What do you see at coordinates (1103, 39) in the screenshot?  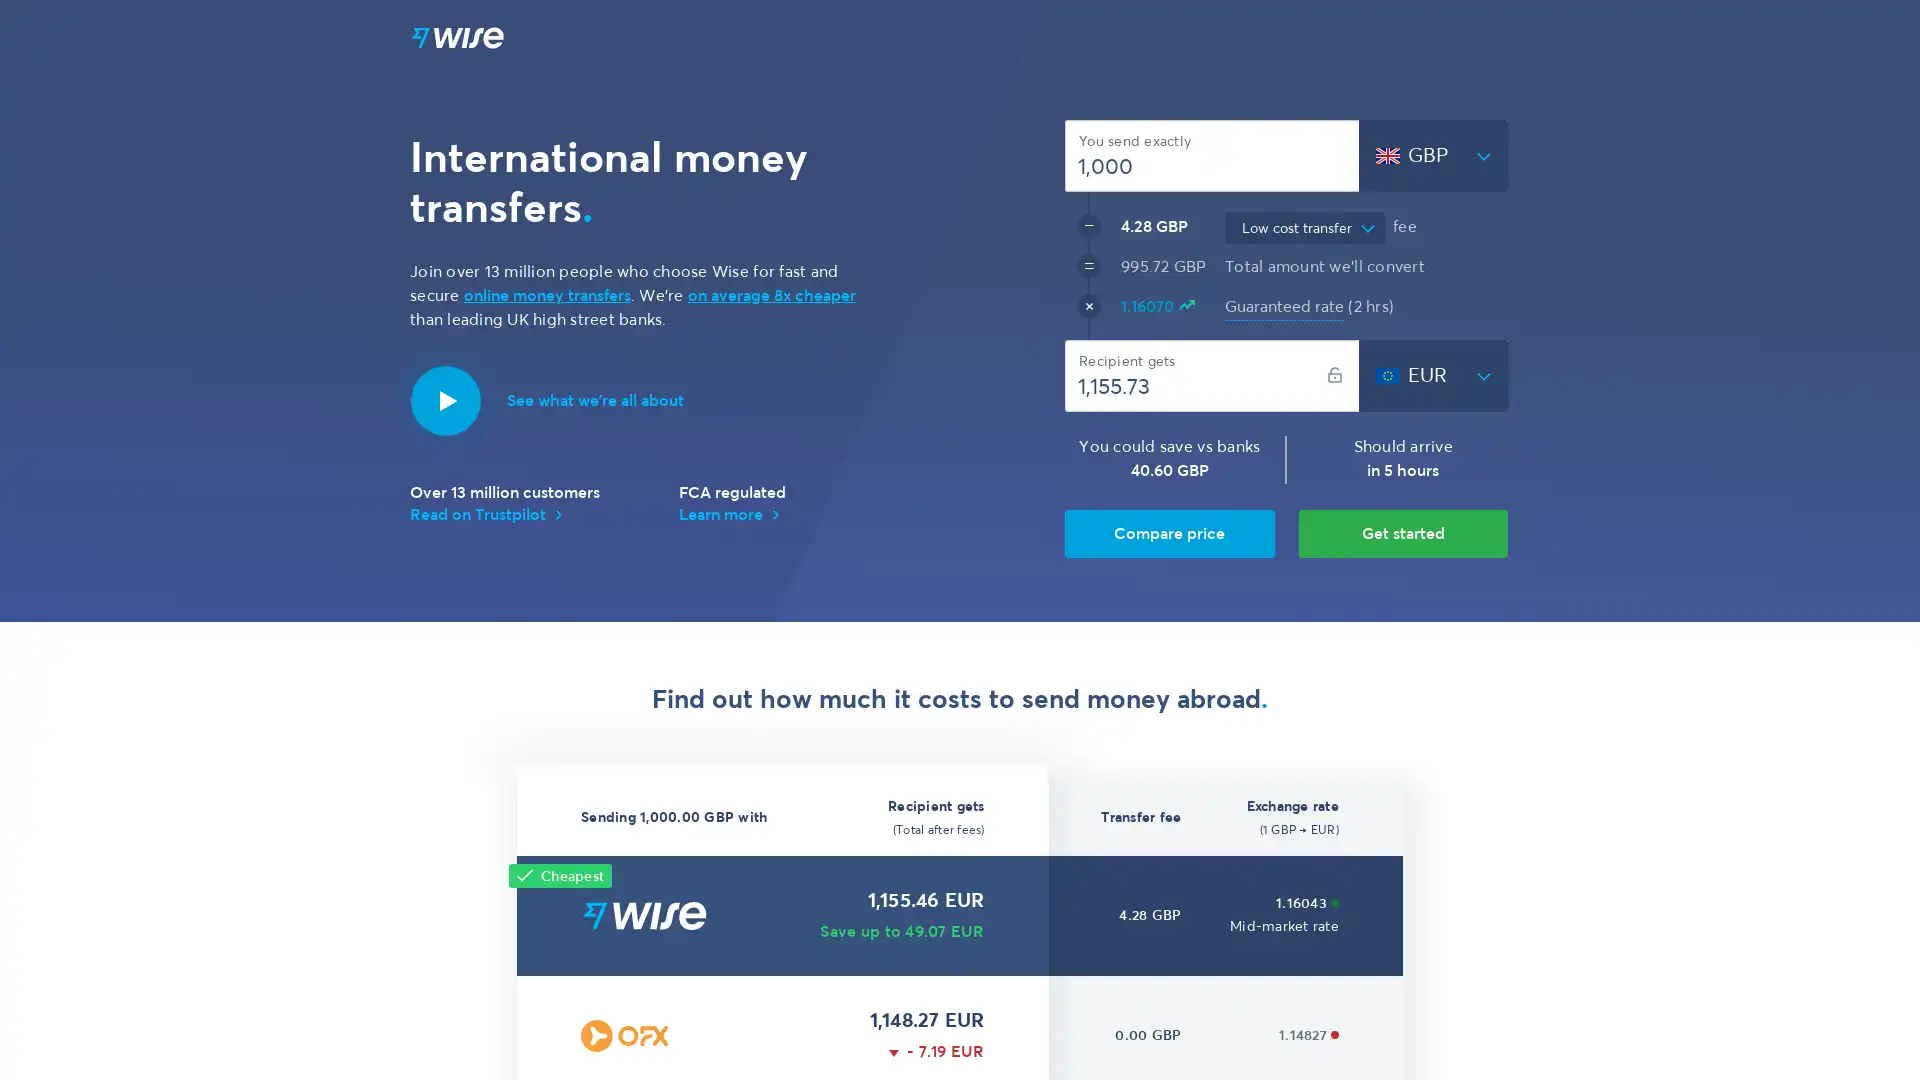 I see `Features` at bounding box center [1103, 39].